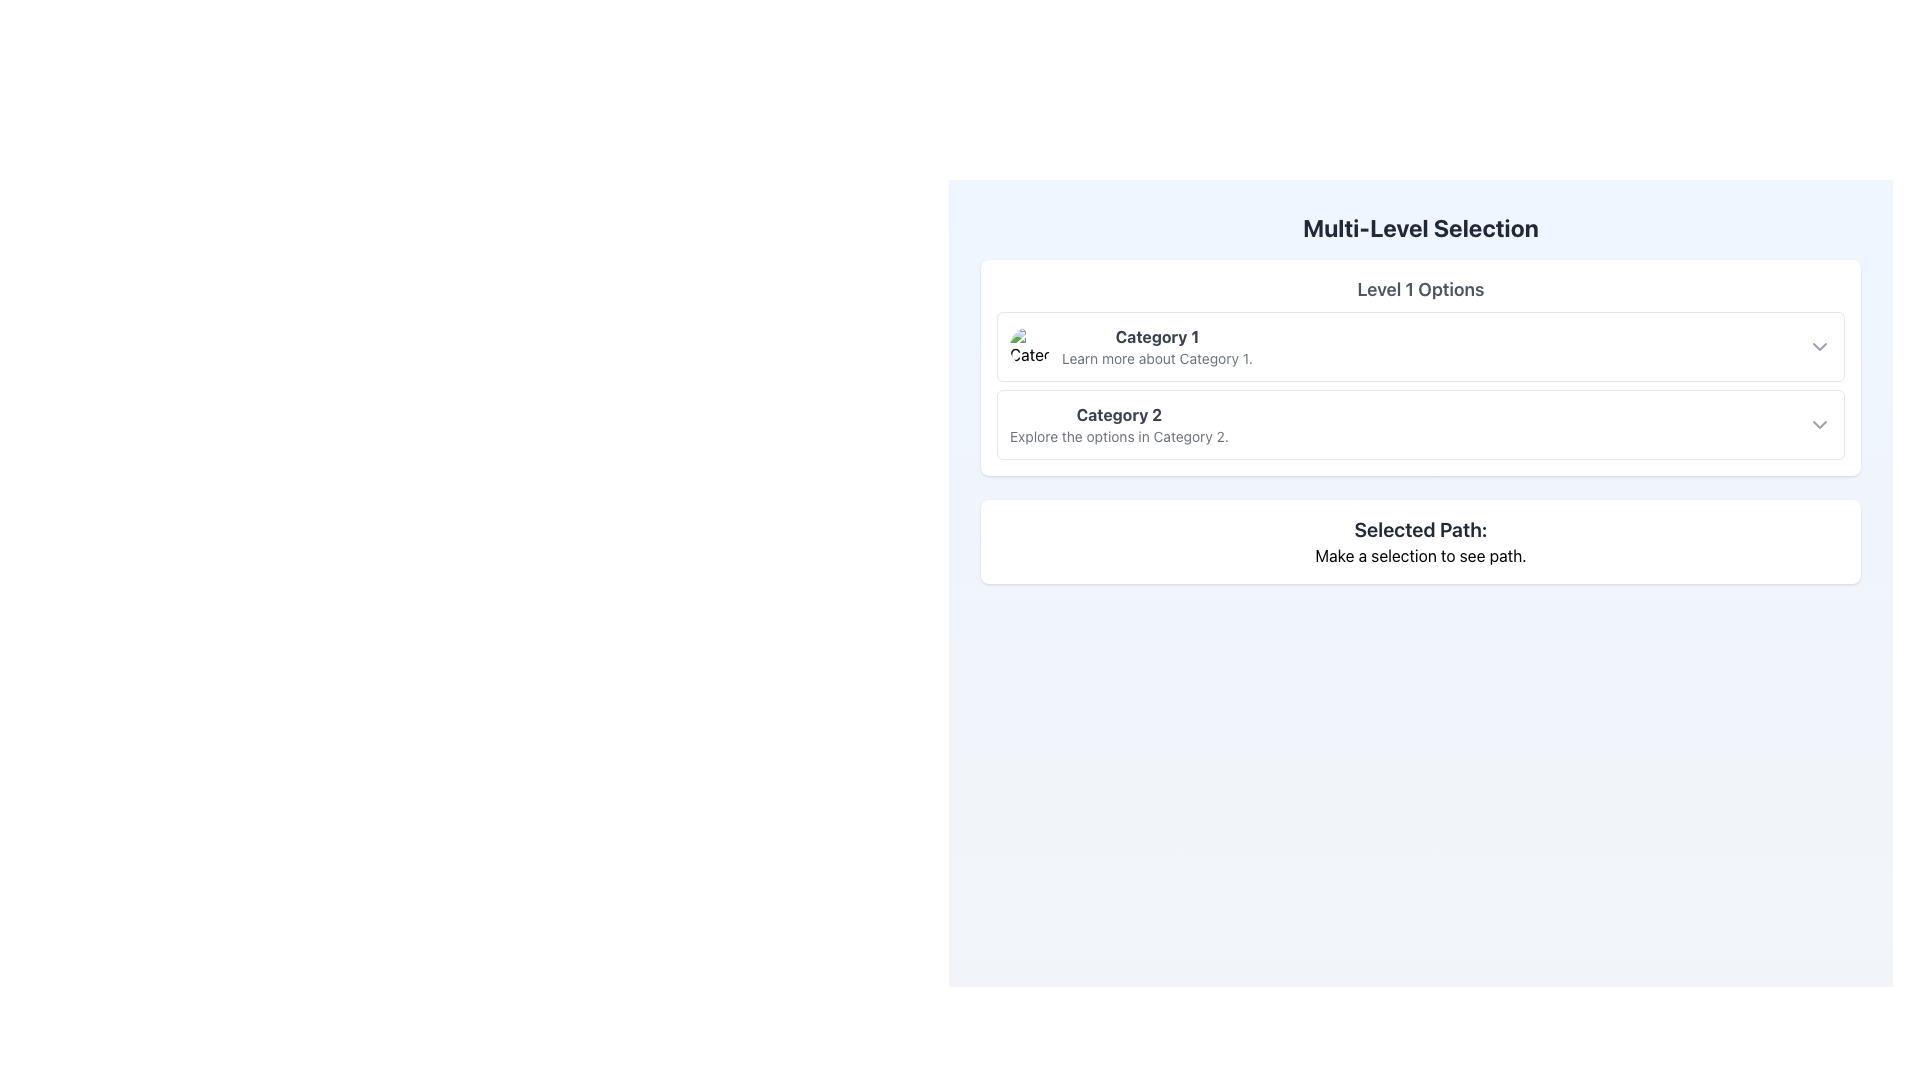  What do you see at coordinates (1118, 435) in the screenshot?
I see `the supplementary information text related to 'Category 2' located beneath the 'Category 2' header` at bounding box center [1118, 435].